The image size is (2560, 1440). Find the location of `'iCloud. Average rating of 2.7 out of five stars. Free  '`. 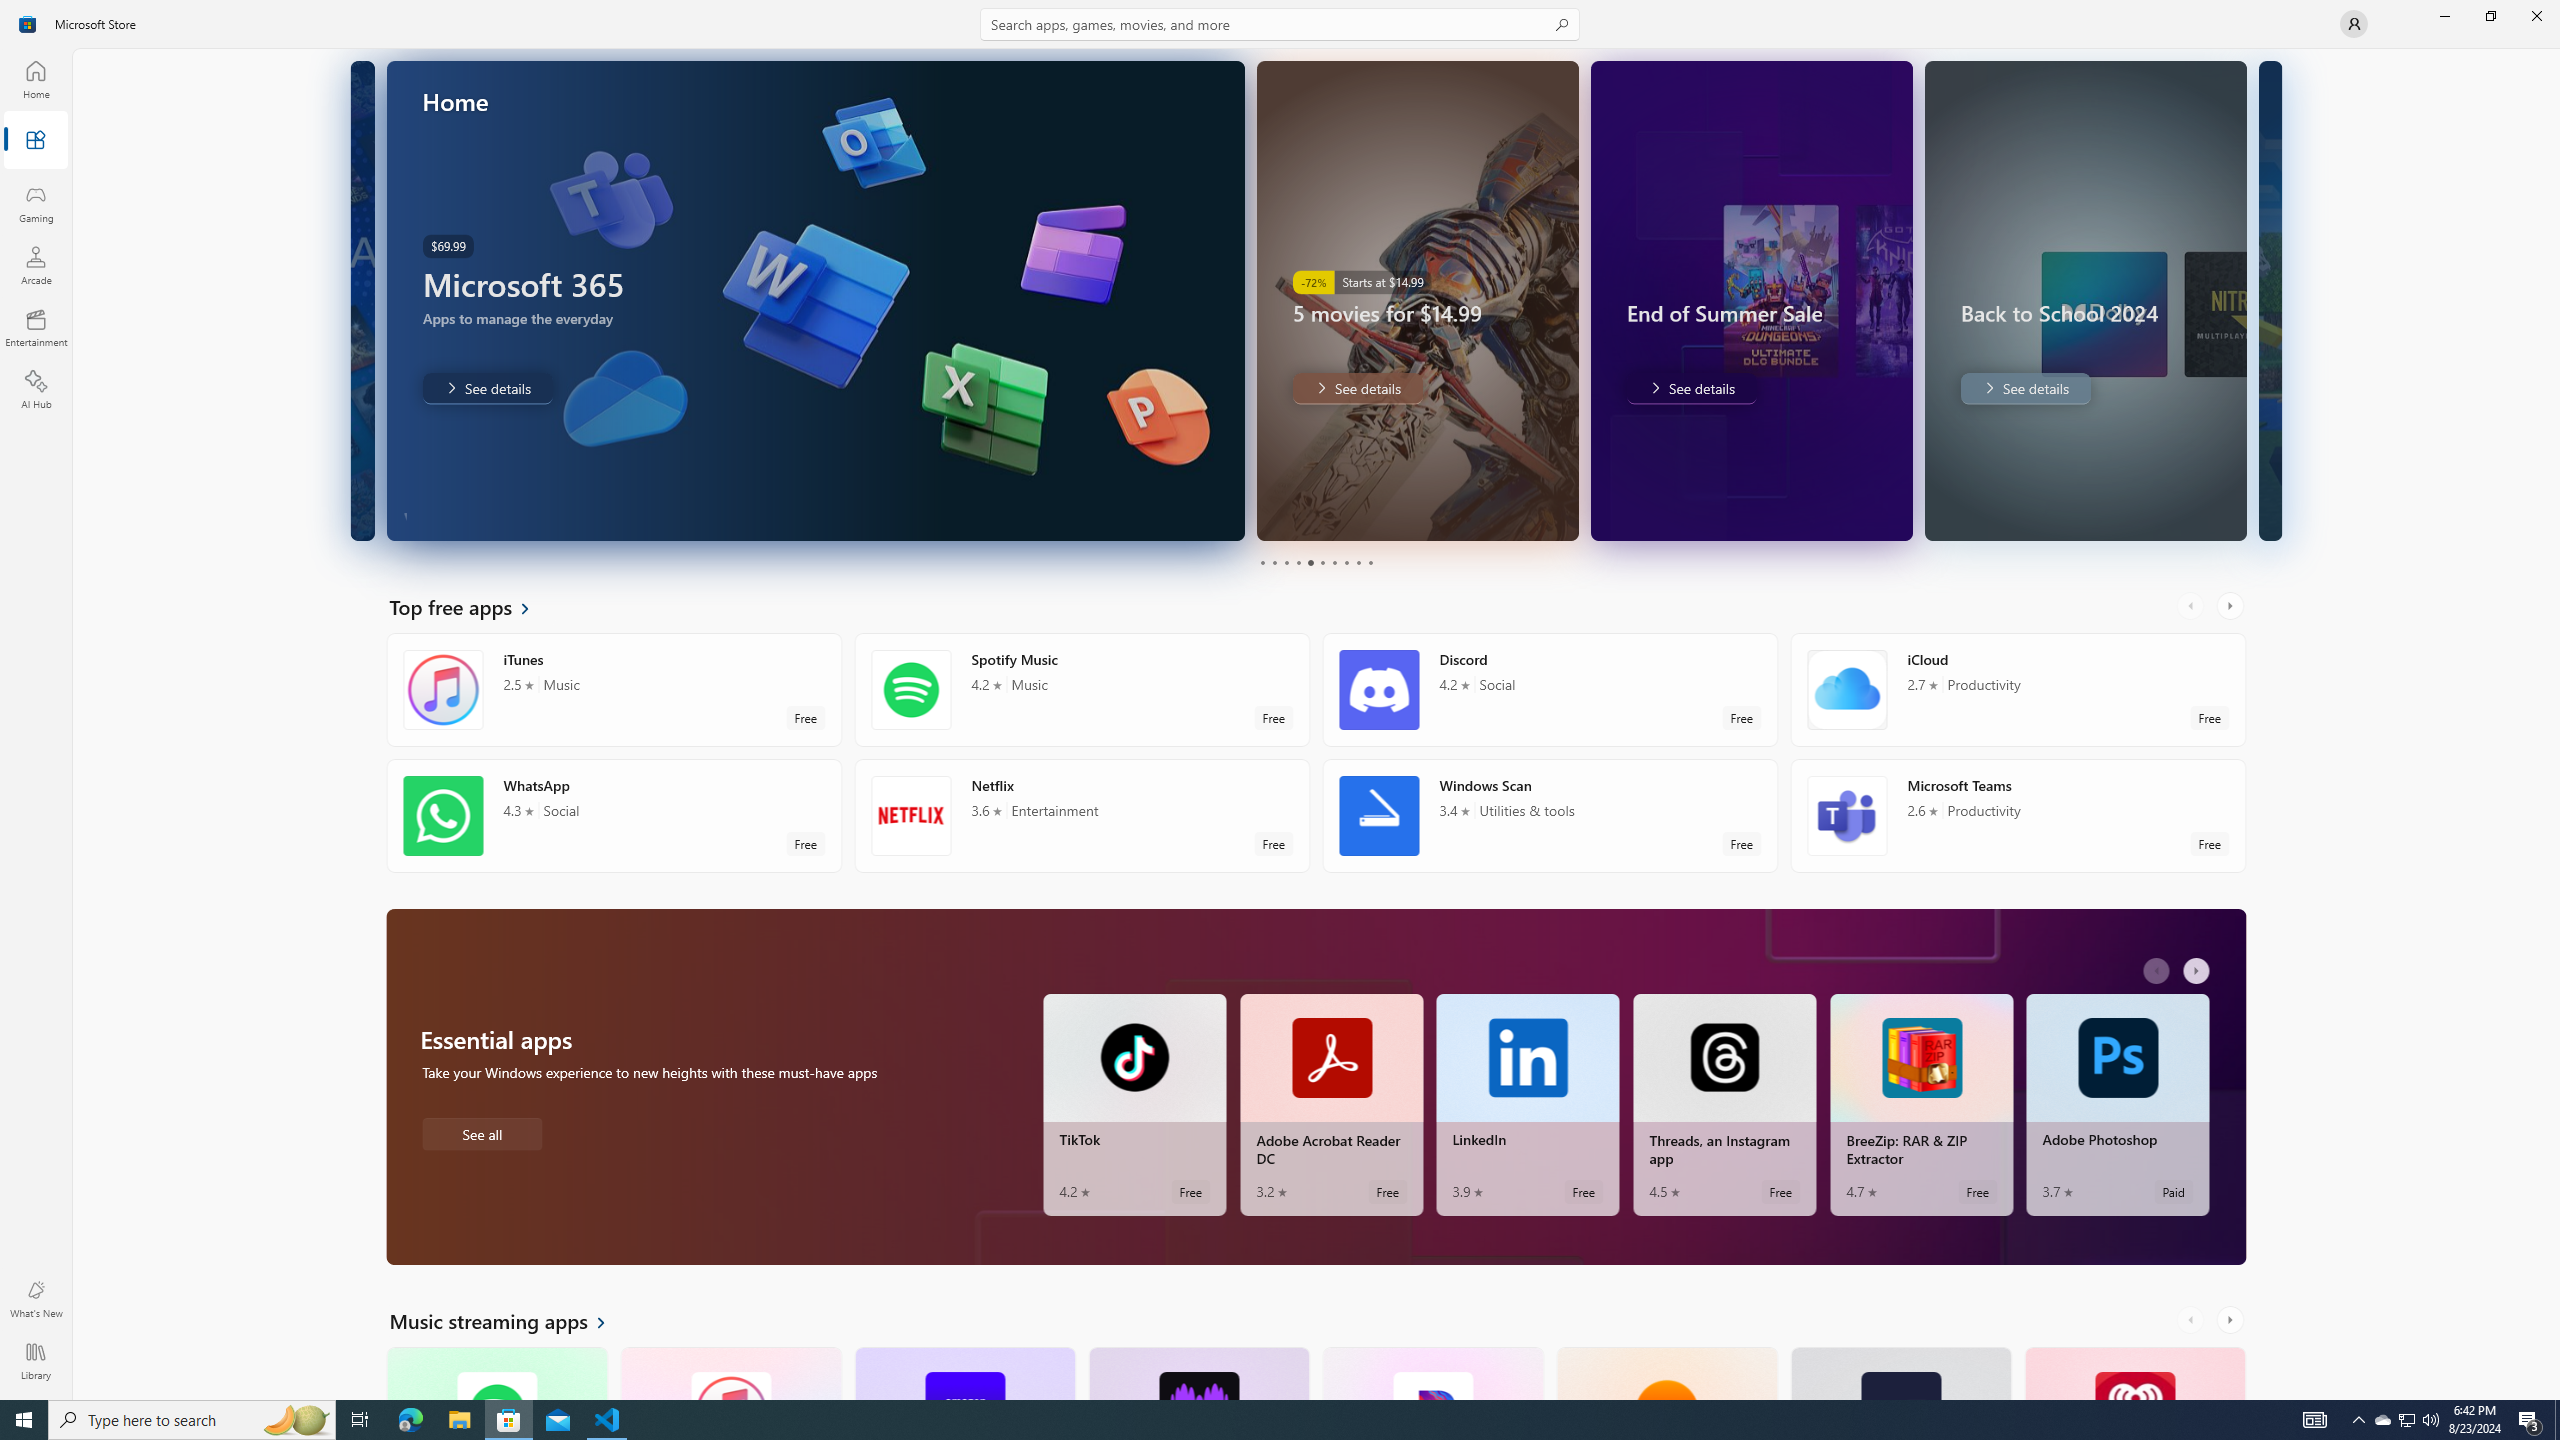

'iCloud. Average rating of 2.7 out of five stars. Free  ' is located at coordinates (2017, 689).